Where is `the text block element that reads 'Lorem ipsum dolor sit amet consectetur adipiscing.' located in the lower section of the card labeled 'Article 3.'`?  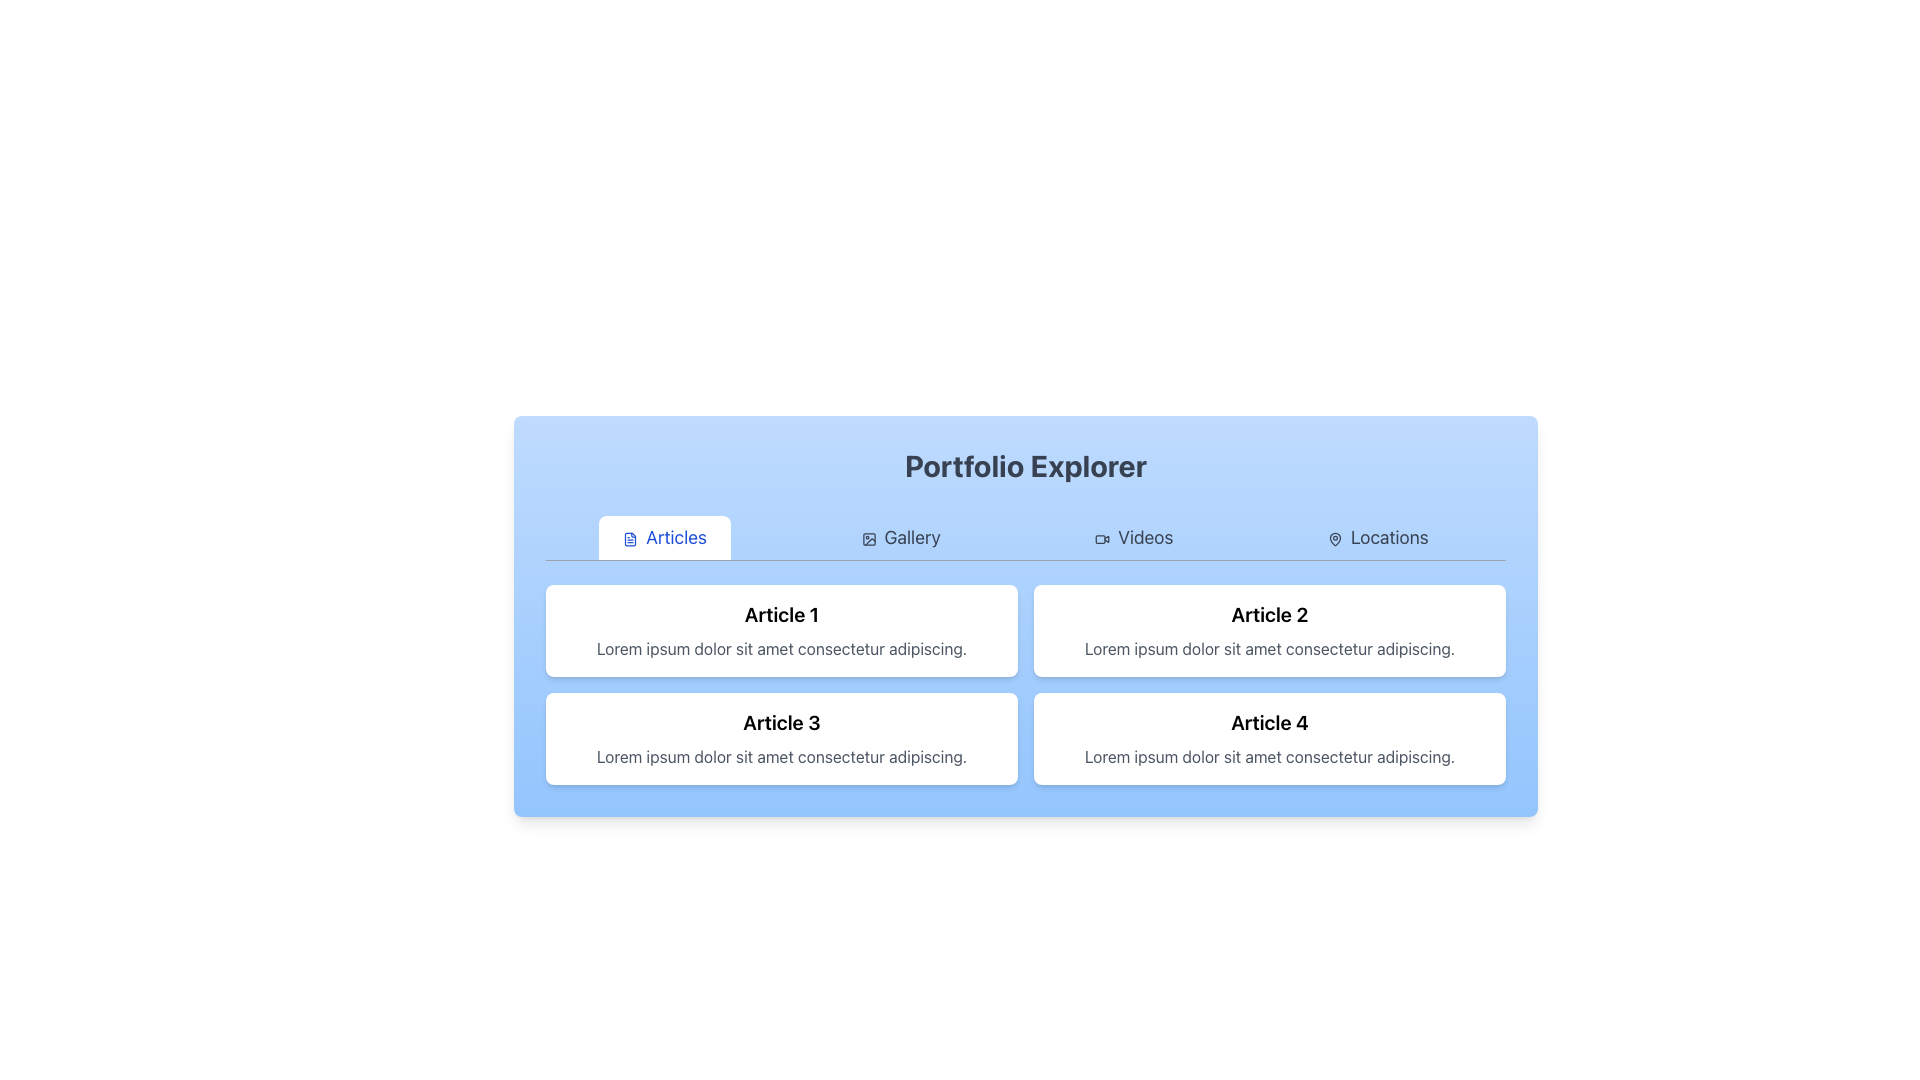
the text block element that reads 'Lorem ipsum dolor sit amet consectetur adipiscing.' located in the lower section of the card labeled 'Article 3.' is located at coordinates (781, 756).